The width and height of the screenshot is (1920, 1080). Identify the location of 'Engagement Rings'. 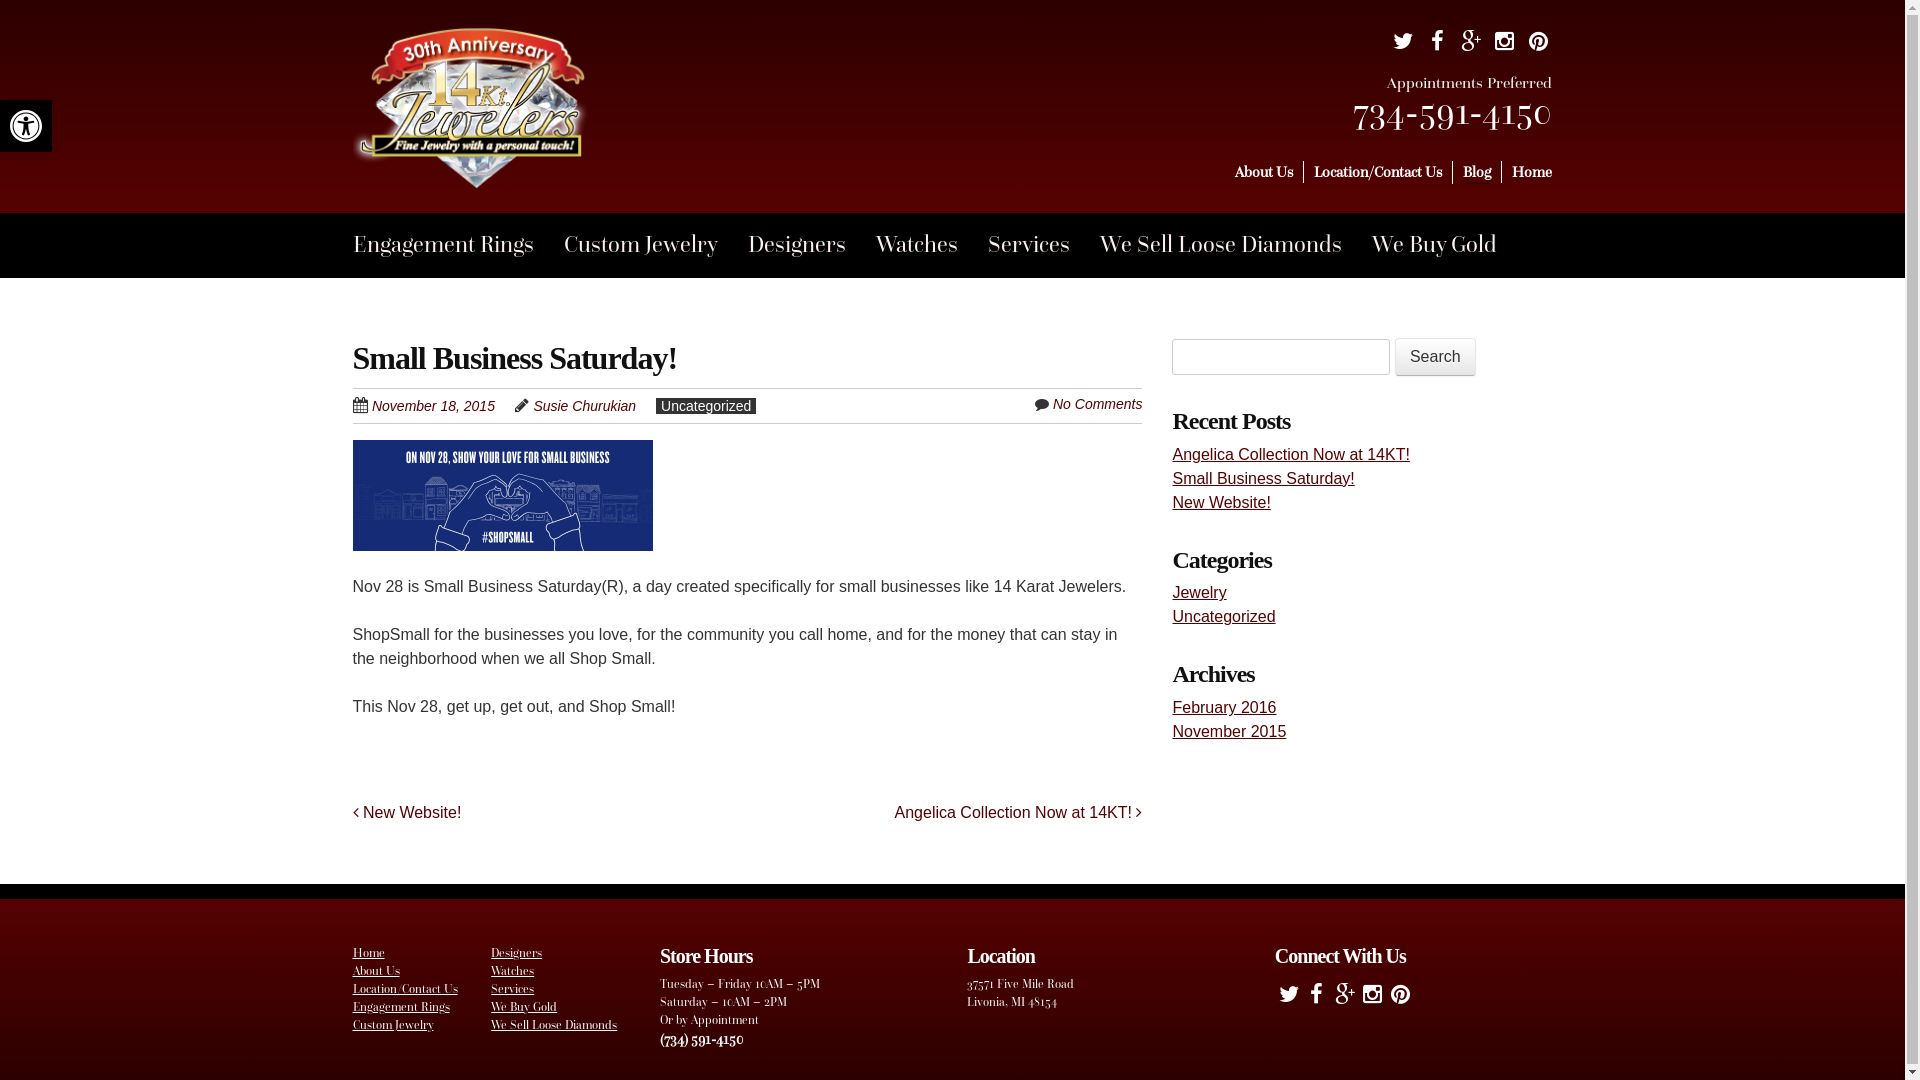
(400, 1006).